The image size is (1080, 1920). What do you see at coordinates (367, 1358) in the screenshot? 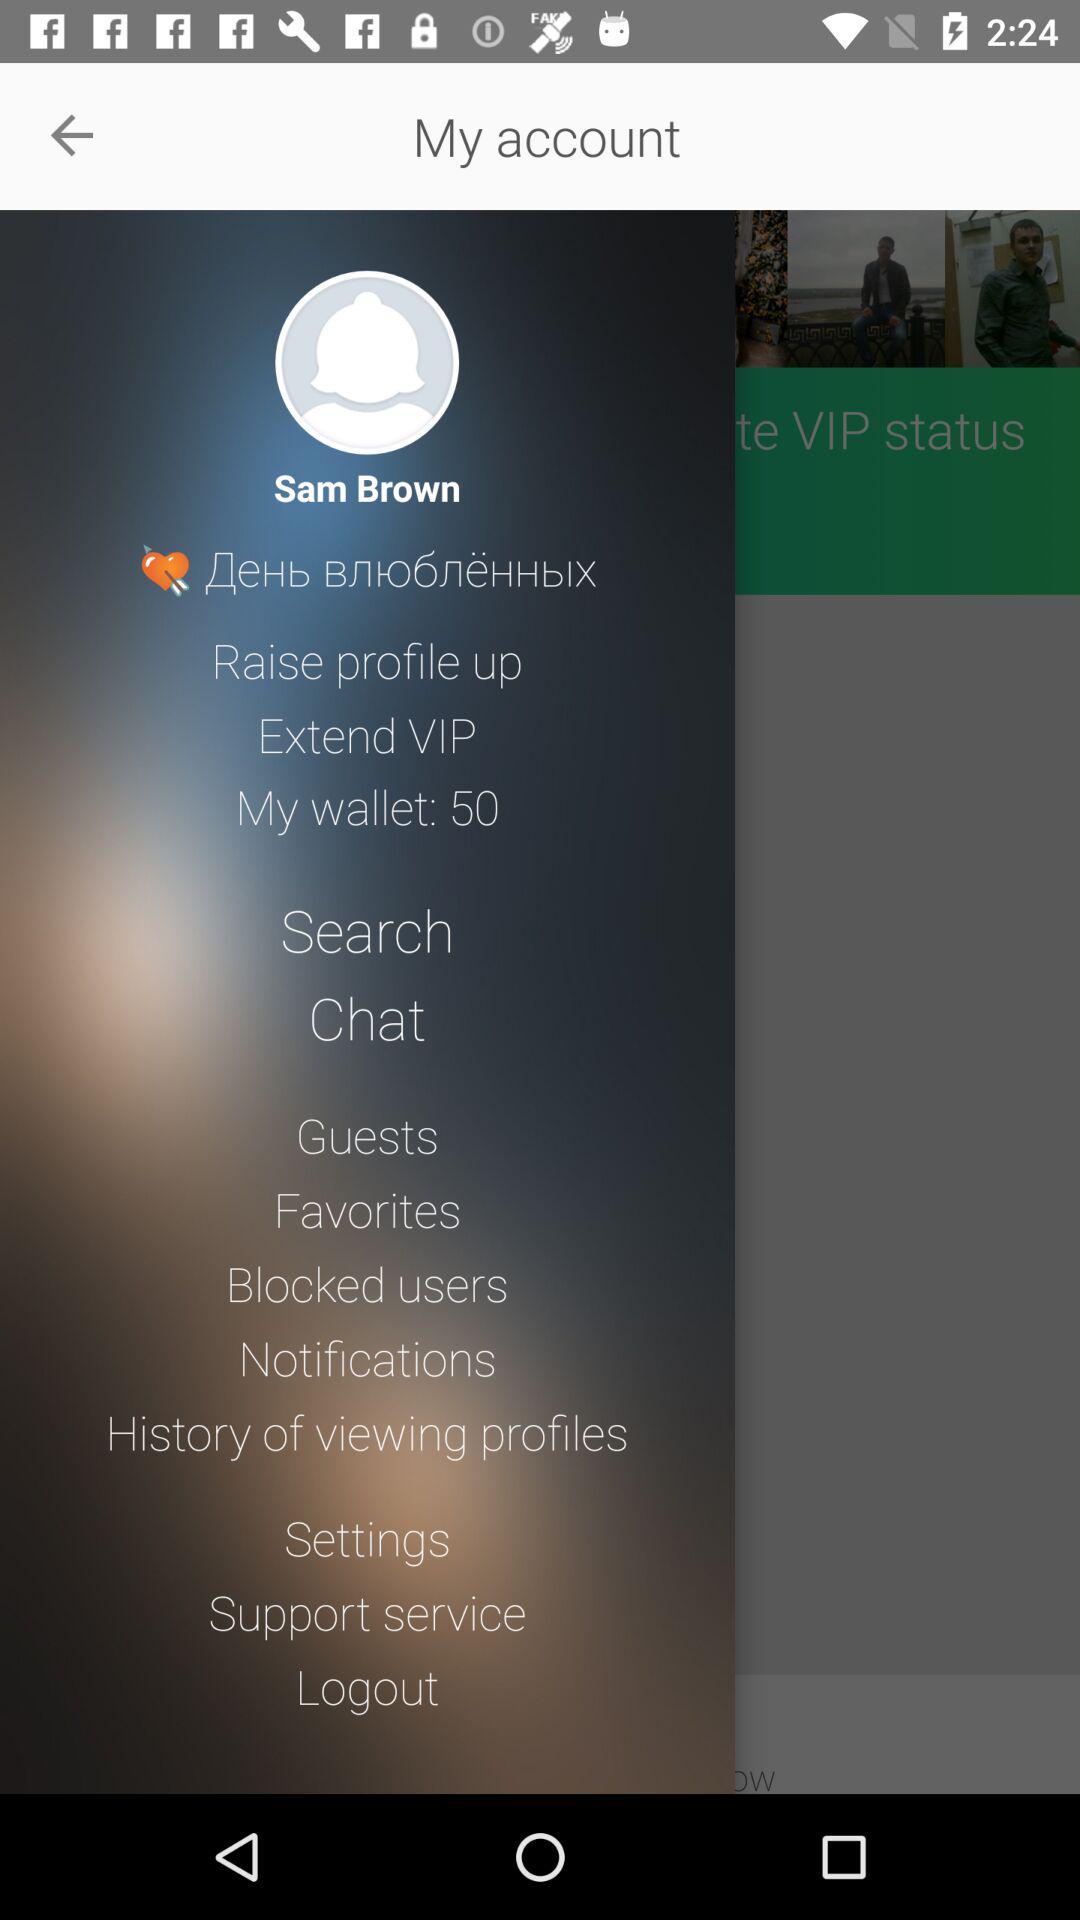
I see `move to the text below blocked users` at bounding box center [367, 1358].